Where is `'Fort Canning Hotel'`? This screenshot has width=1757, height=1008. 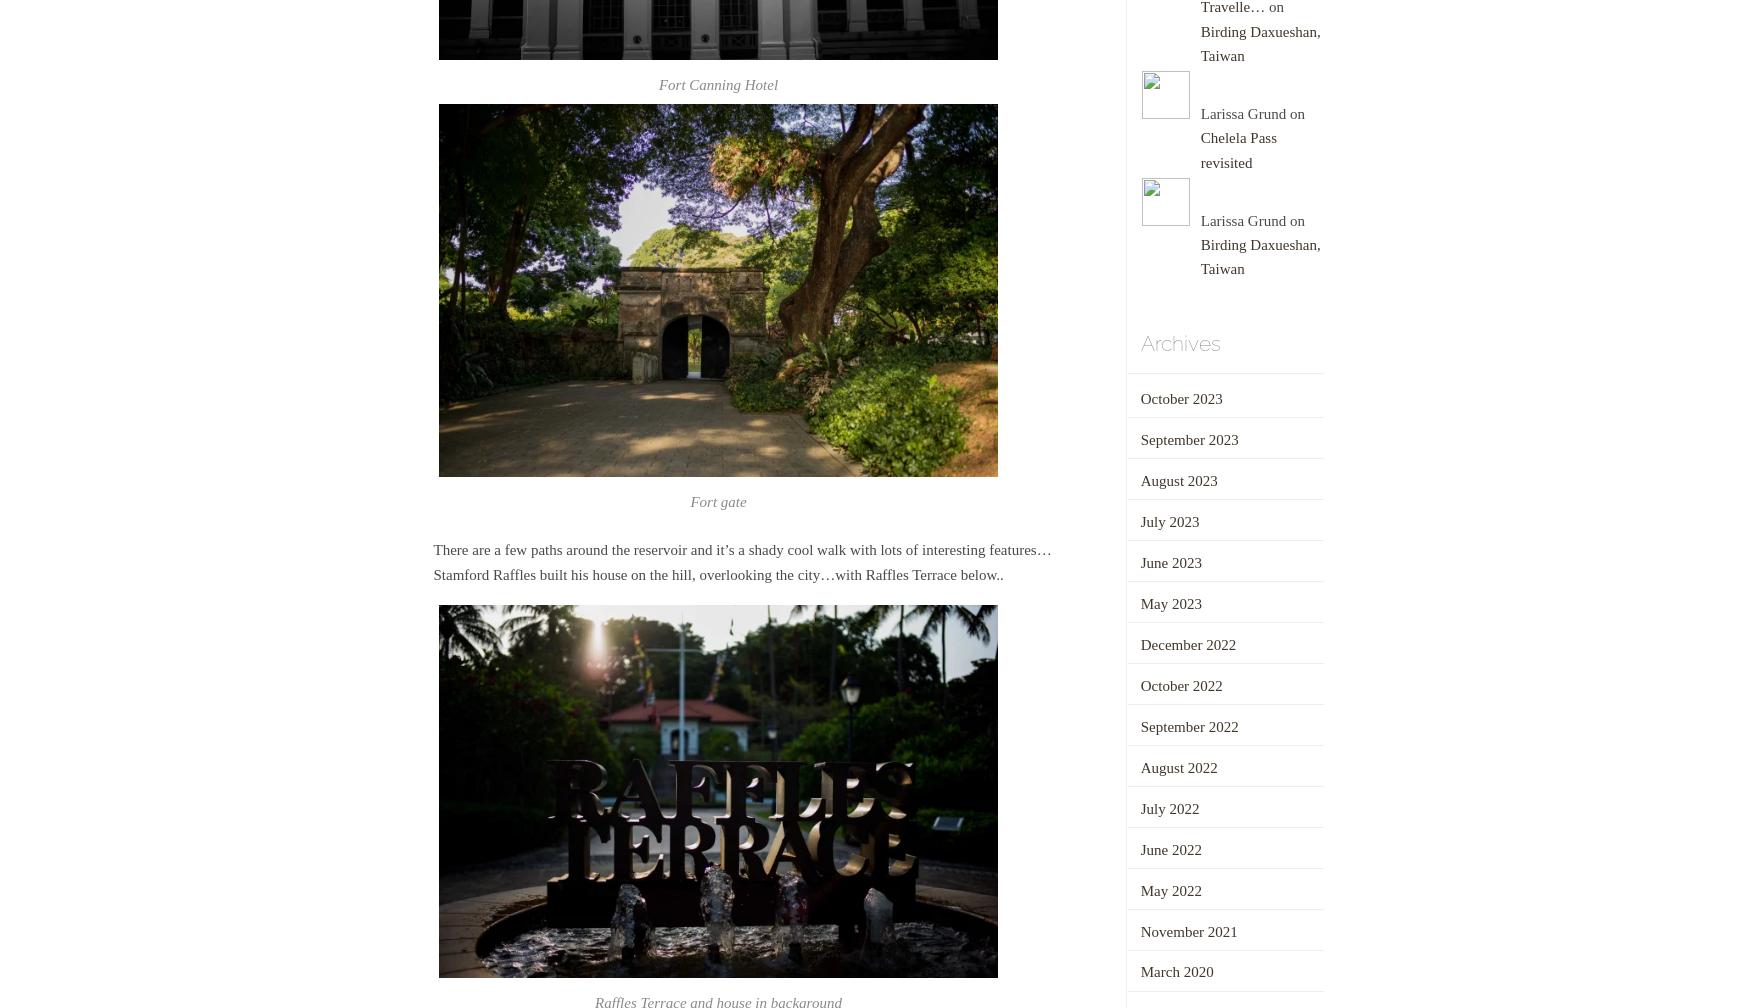 'Fort Canning Hotel' is located at coordinates (717, 84).